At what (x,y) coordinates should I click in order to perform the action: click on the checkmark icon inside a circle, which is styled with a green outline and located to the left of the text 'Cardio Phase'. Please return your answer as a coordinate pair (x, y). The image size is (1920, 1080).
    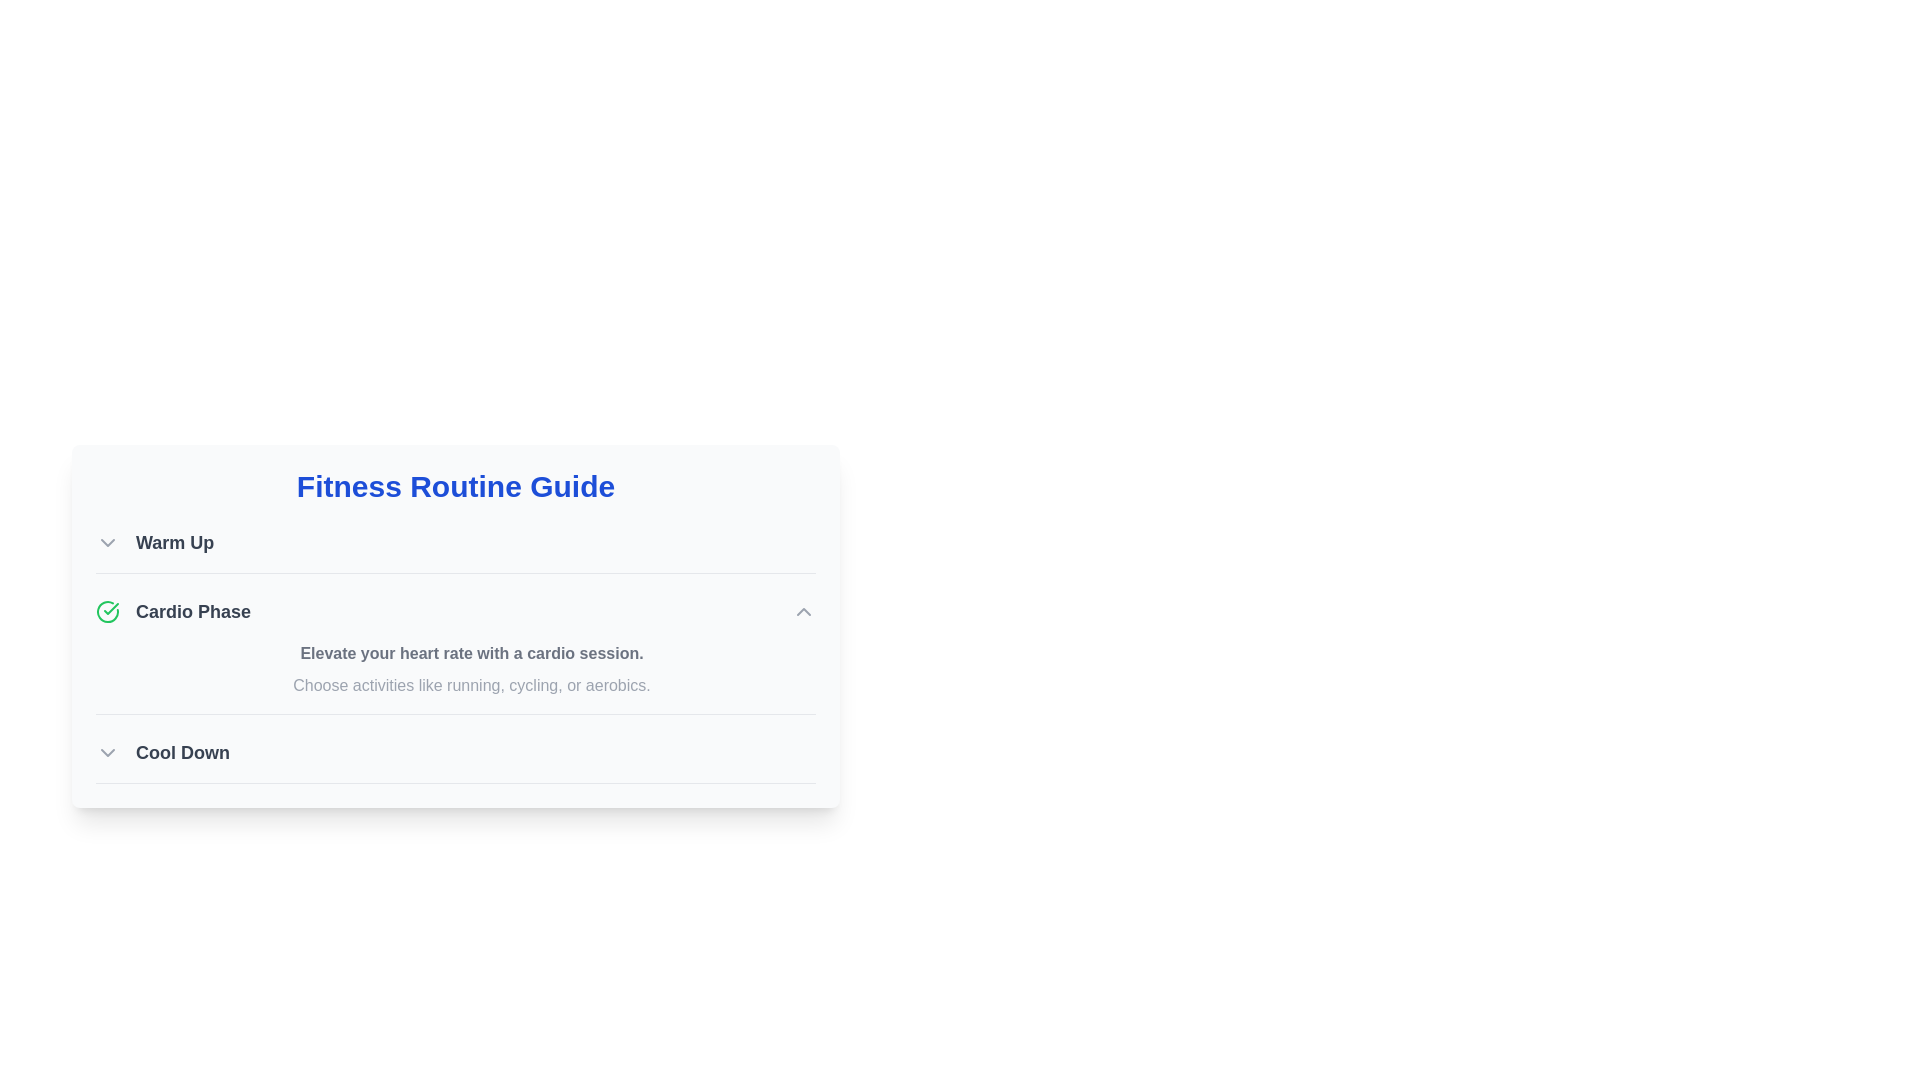
    Looking at the image, I should click on (107, 611).